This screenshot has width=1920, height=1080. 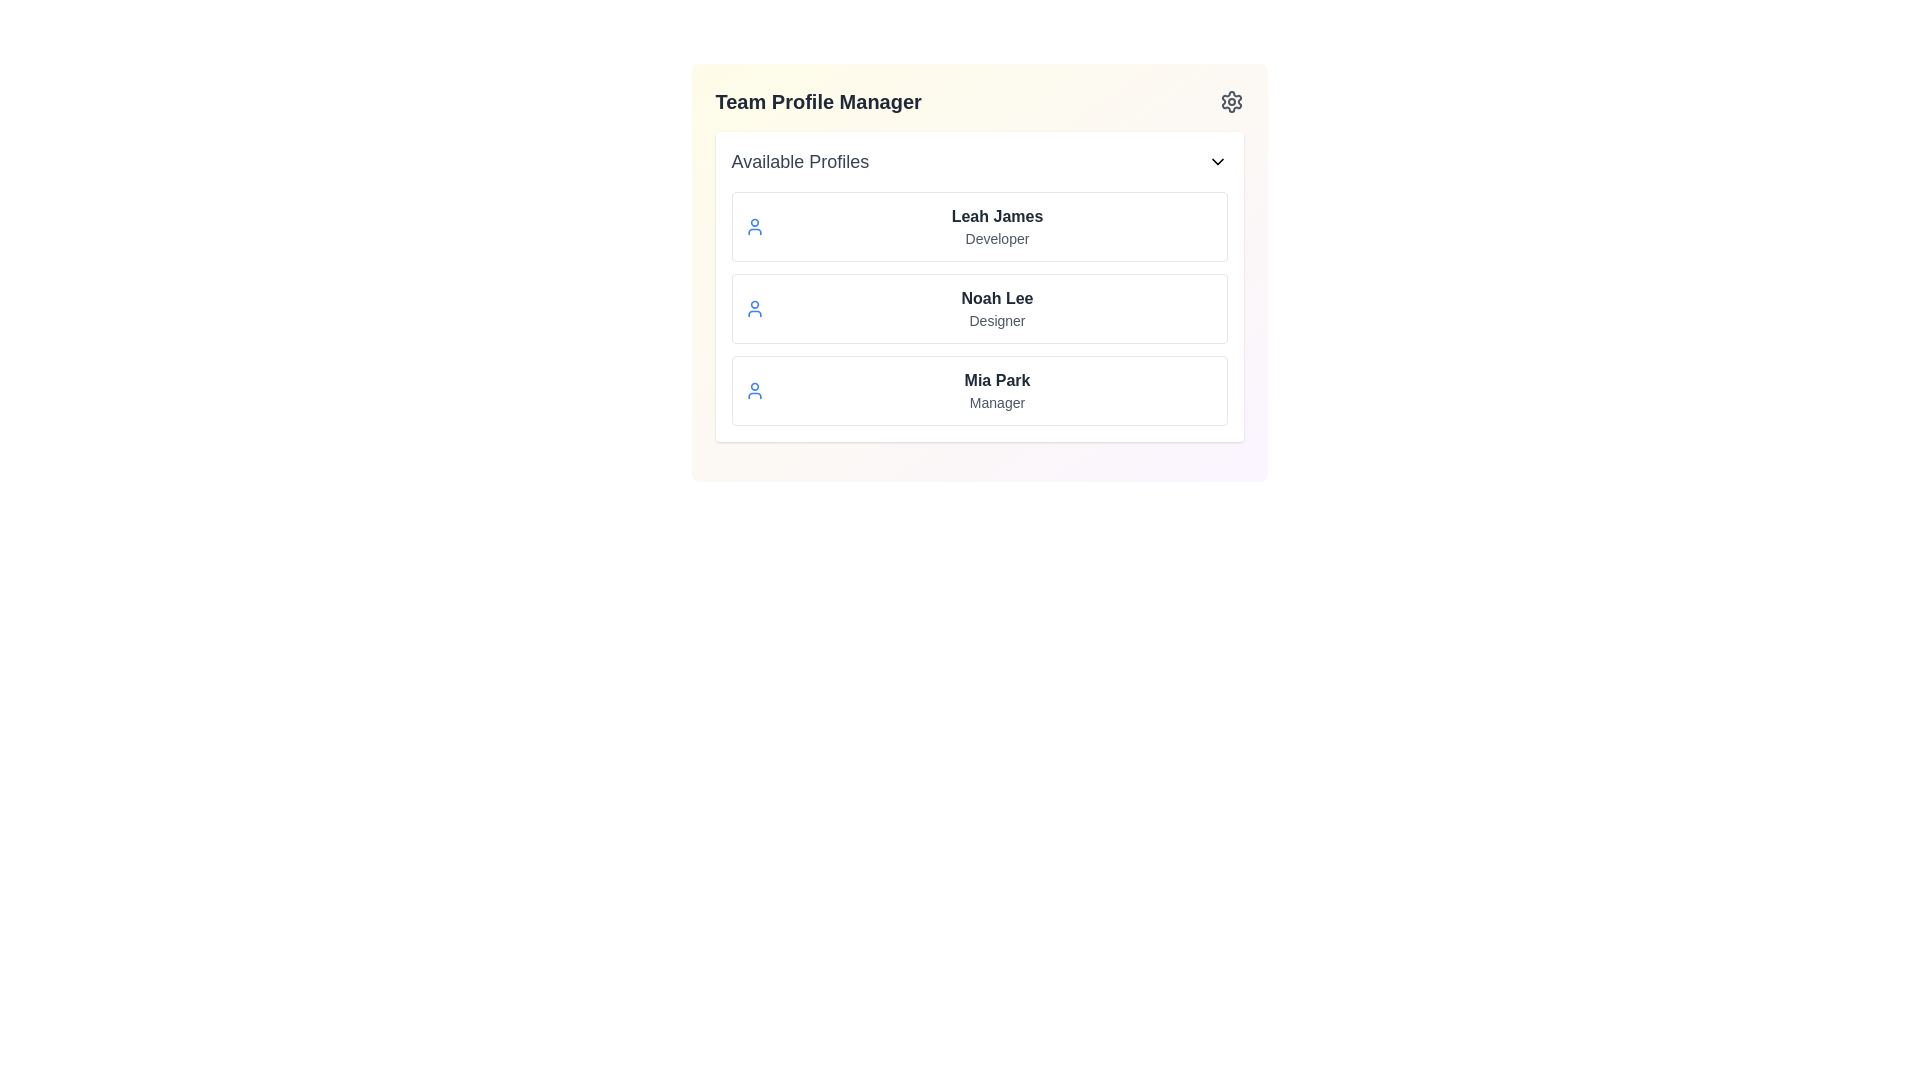 What do you see at coordinates (753, 226) in the screenshot?
I see `the user icon for 'Leah James Developer', a blue SVG icon located at the top left corner of the profile entry` at bounding box center [753, 226].